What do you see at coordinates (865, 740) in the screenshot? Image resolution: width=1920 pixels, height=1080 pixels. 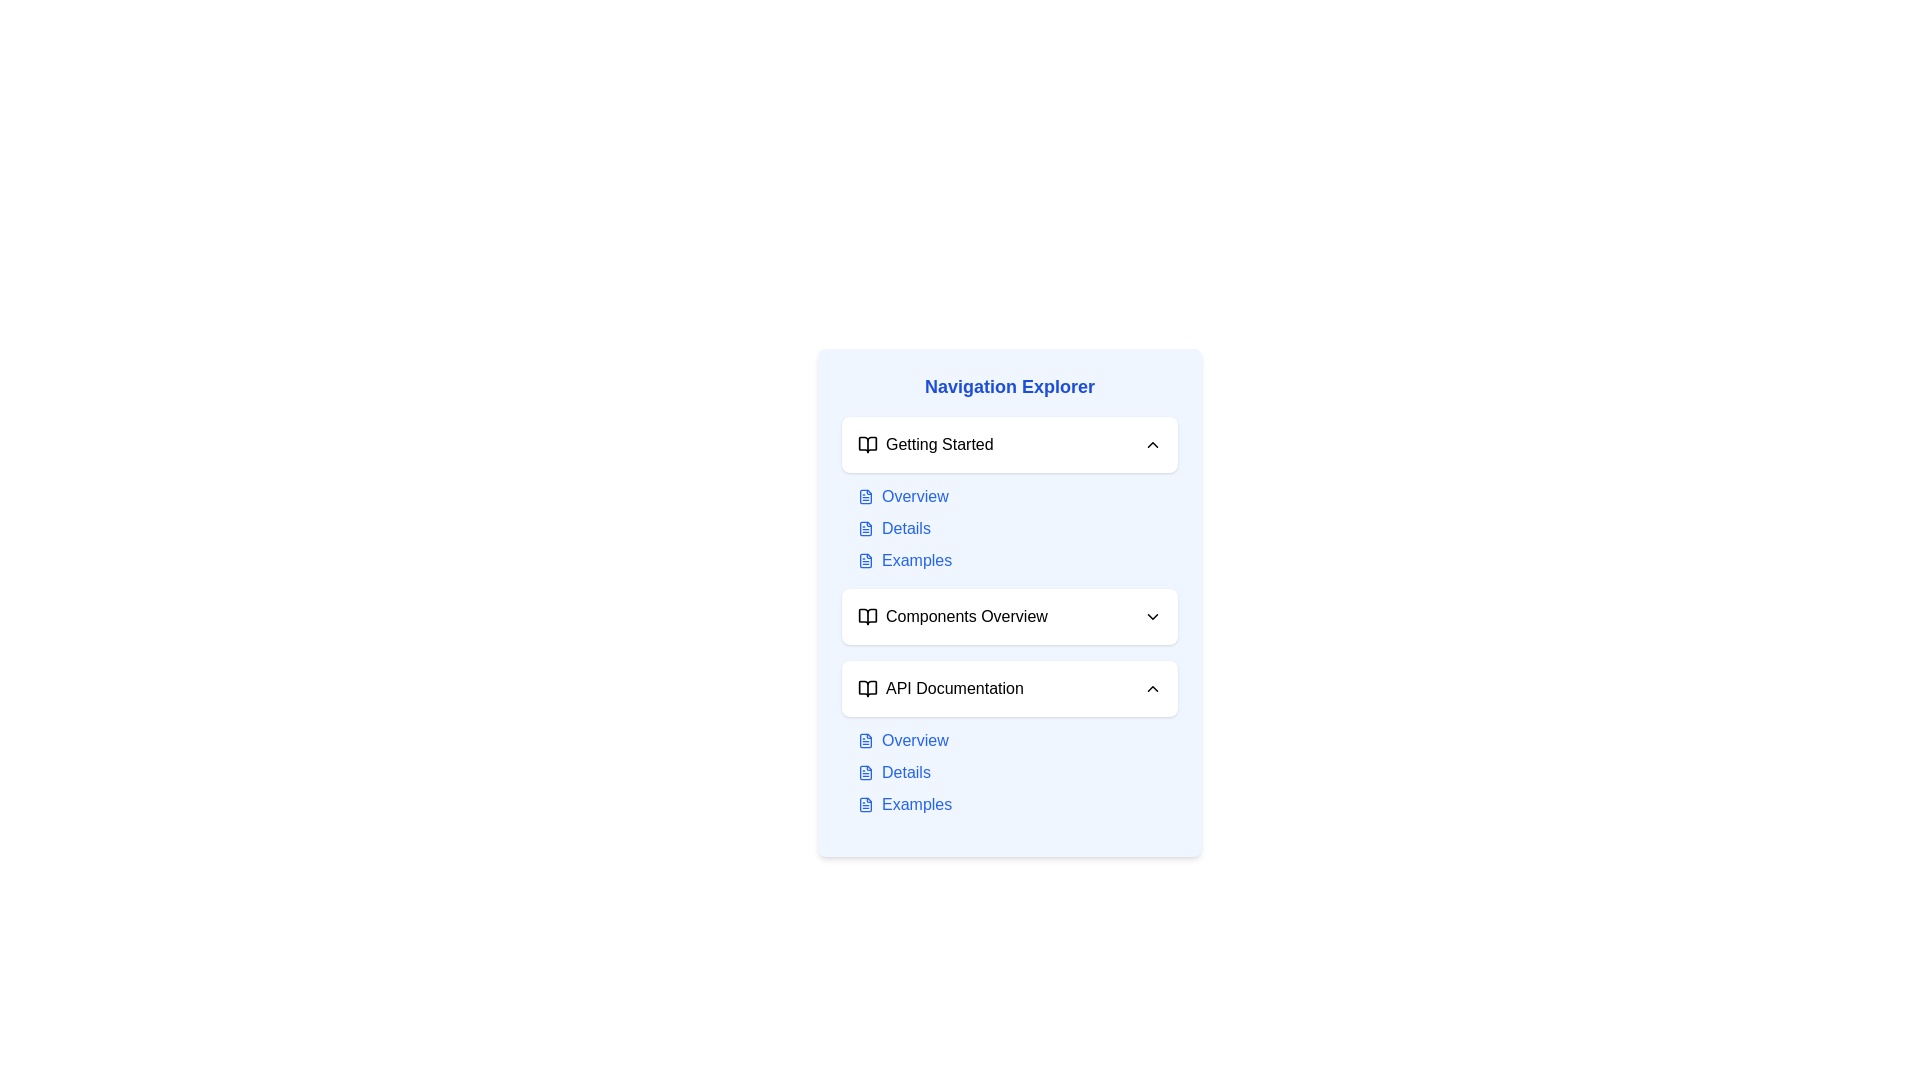 I see `the 'Overview' icon located in the 'API Documentation' section, which visually represents documentation or files` at bounding box center [865, 740].